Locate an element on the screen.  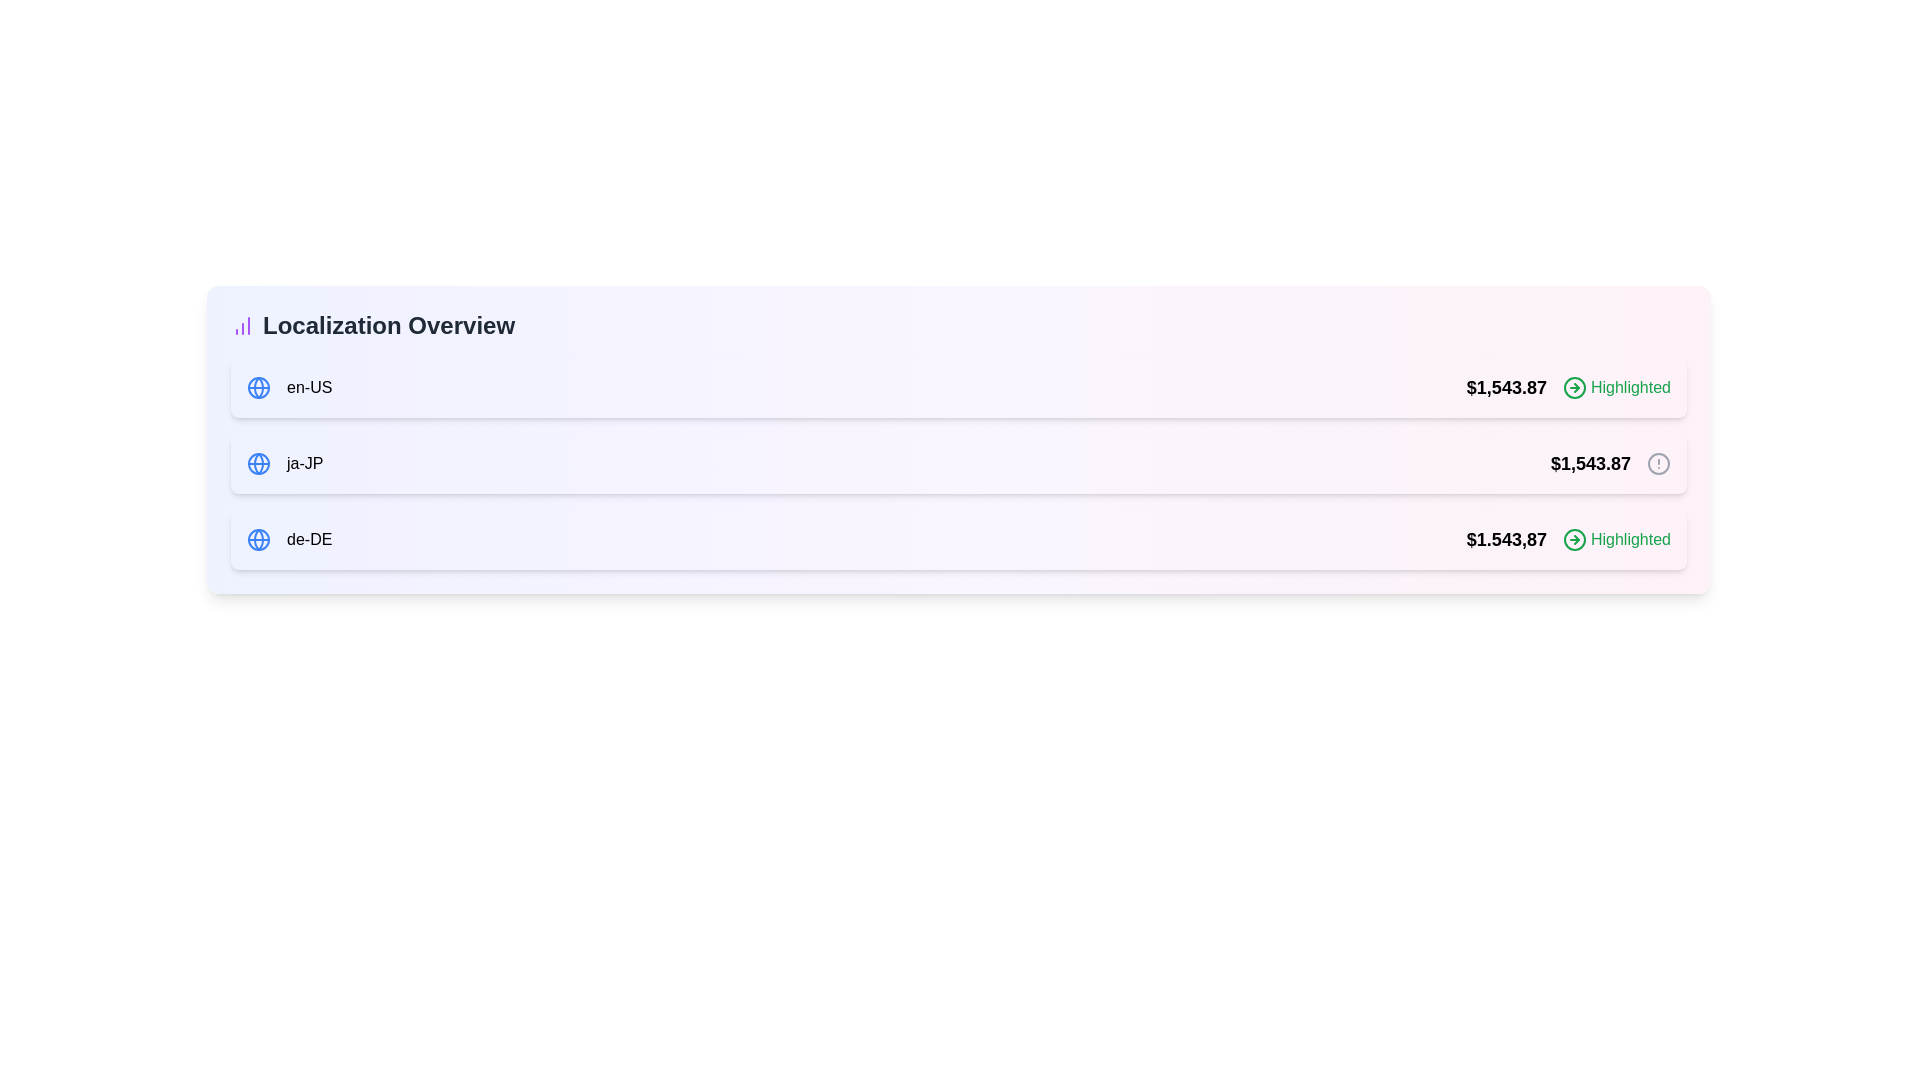
prominently styled text displaying the string '$1.543,87', which is located on the right side of the third row, preceding the label 'Highlighted' is located at coordinates (1506, 540).